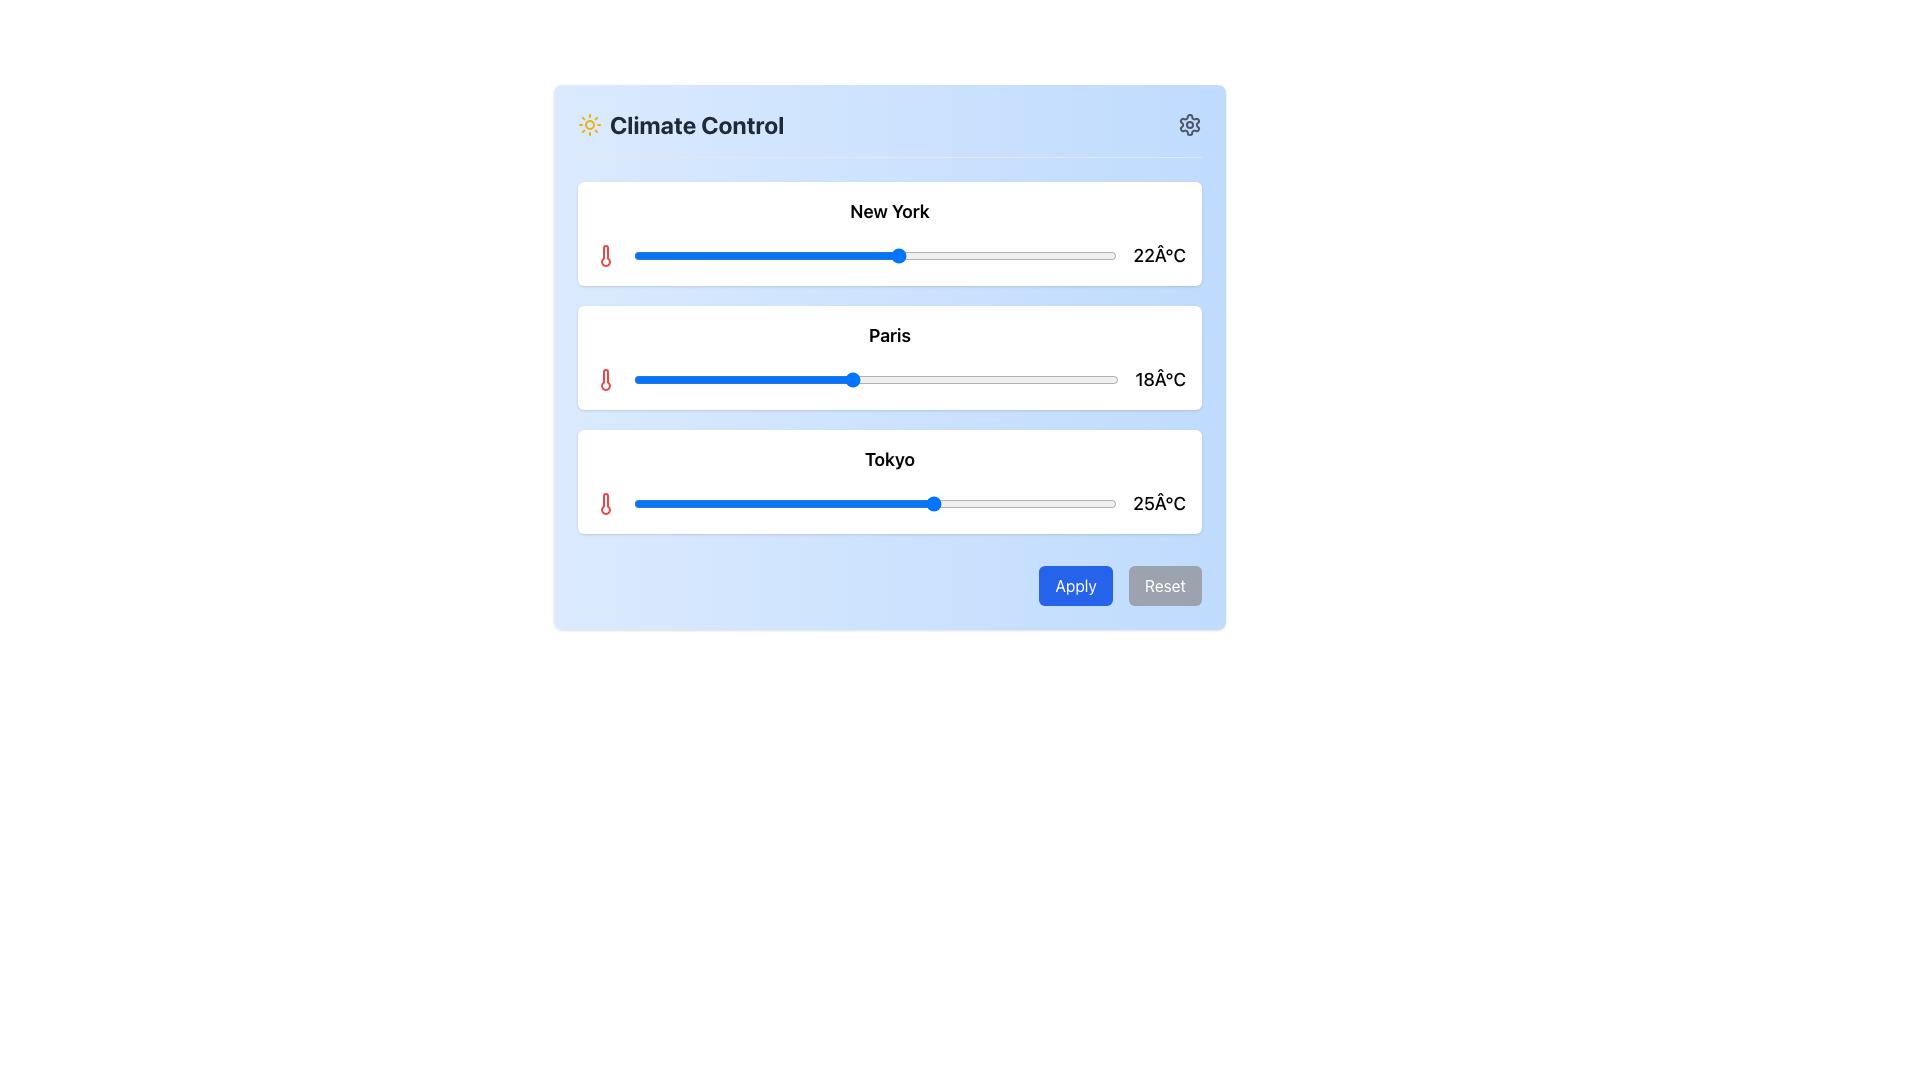  What do you see at coordinates (815, 503) in the screenshot?
I see `the temperature` at bounding box center [815, 503].